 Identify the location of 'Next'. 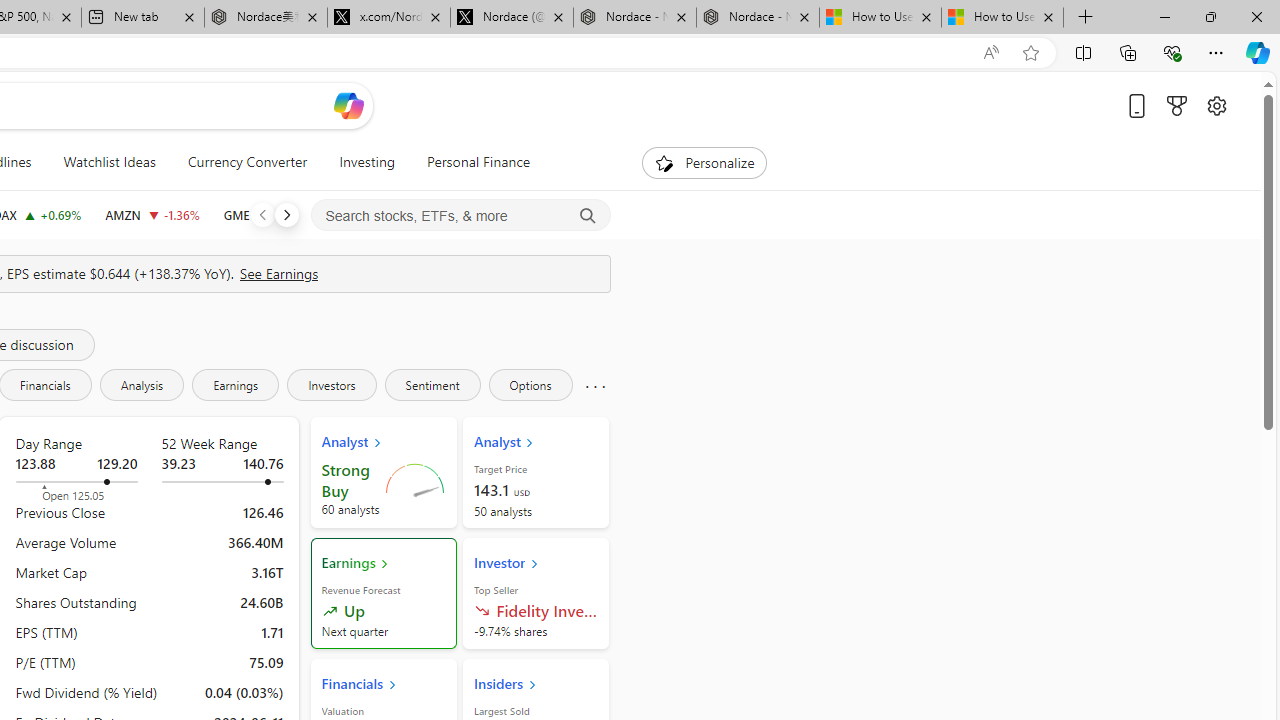
(285, 214).